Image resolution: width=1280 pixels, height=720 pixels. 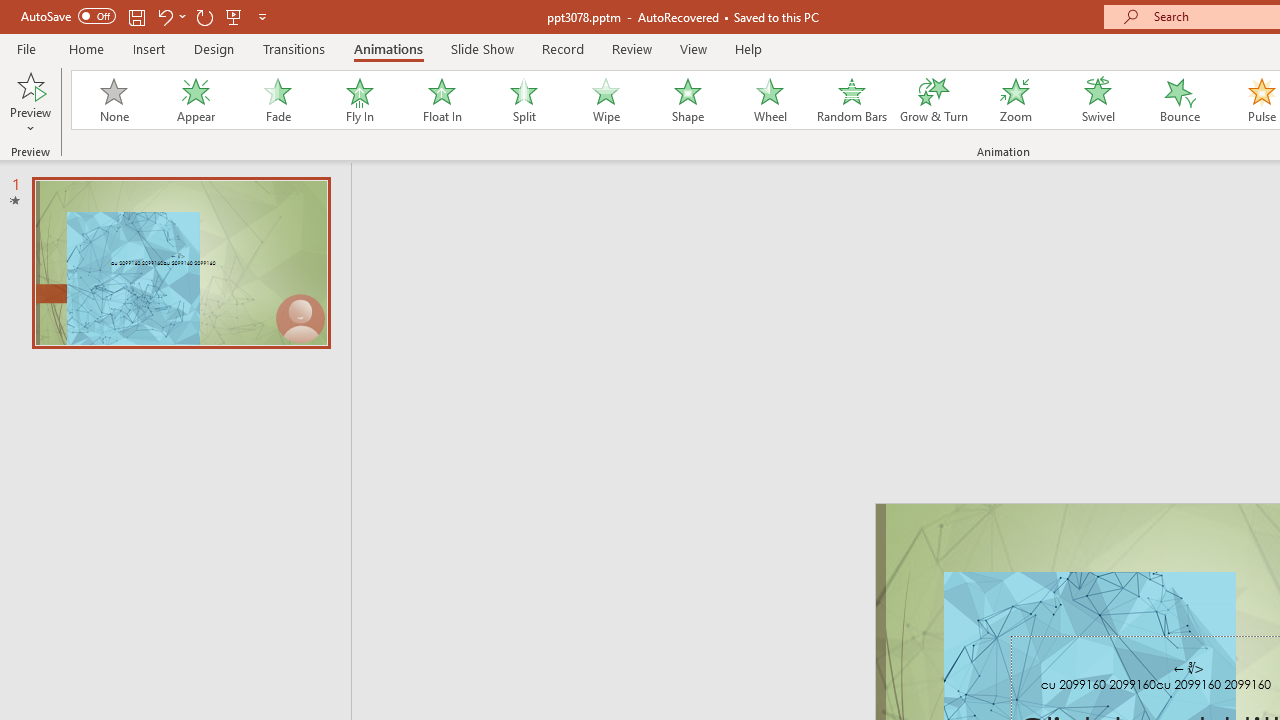 I want to click on 'Wheel', so click(x=769, y=100).